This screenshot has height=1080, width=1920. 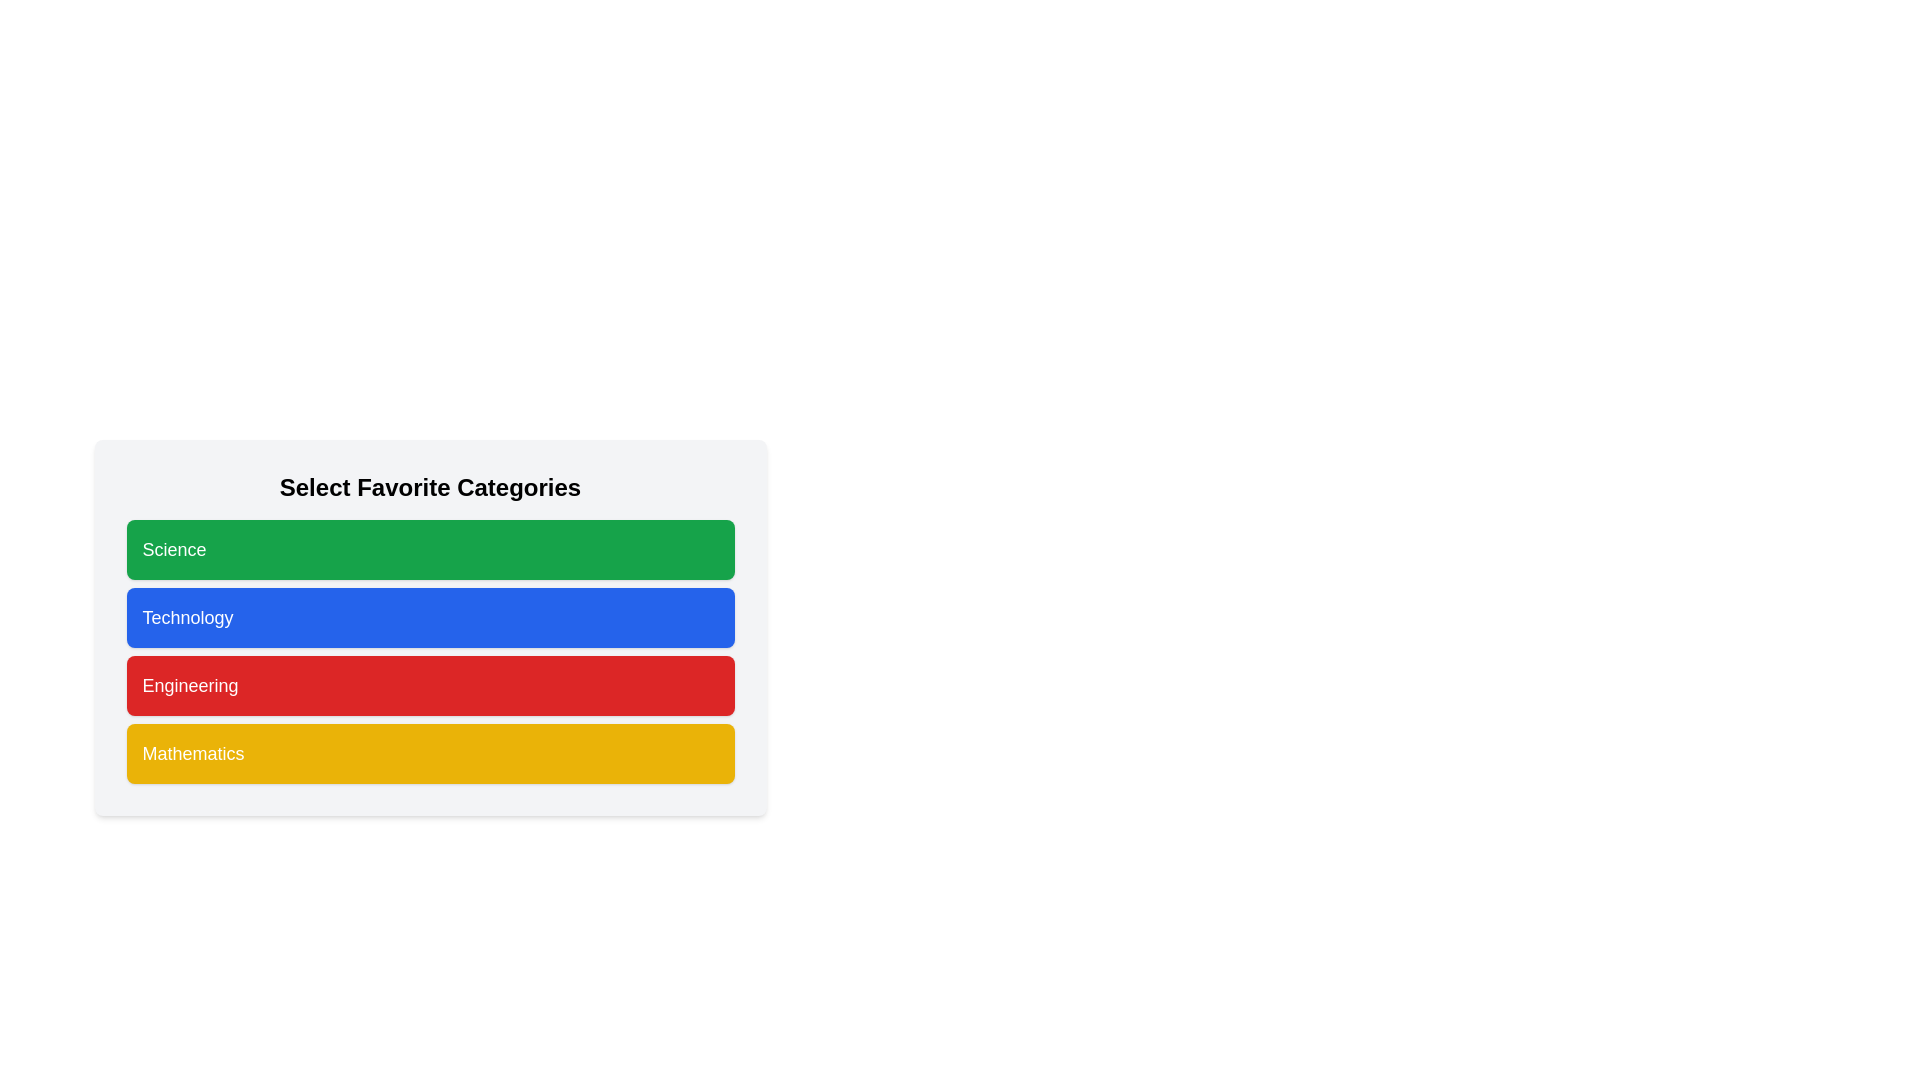 I want to click on text of the 'Mathematics' label, which is displayed in a bold font on a yellow background as the last element in a vertically stacked list of buttons, so click(x=193, y=753).